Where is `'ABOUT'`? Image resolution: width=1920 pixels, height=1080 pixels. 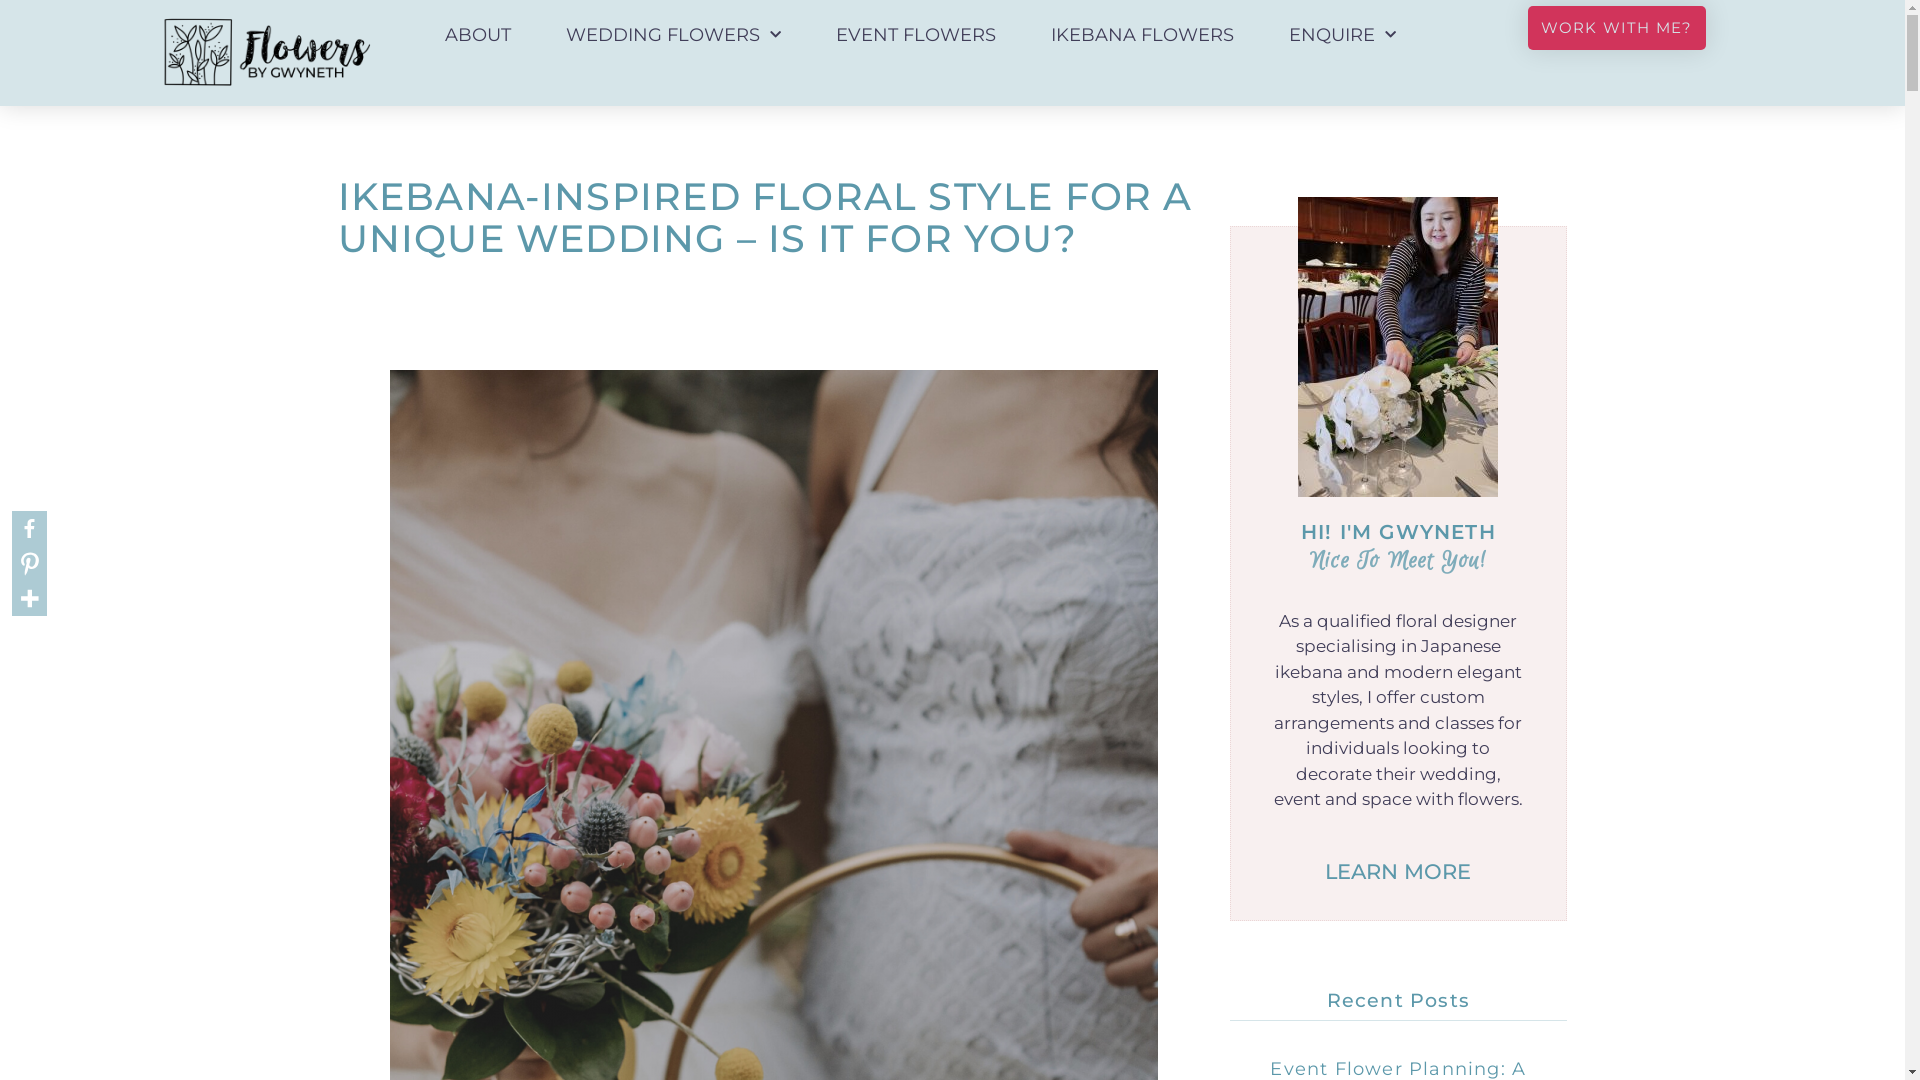
'ABOUT' is located at coordinates (477, 34).